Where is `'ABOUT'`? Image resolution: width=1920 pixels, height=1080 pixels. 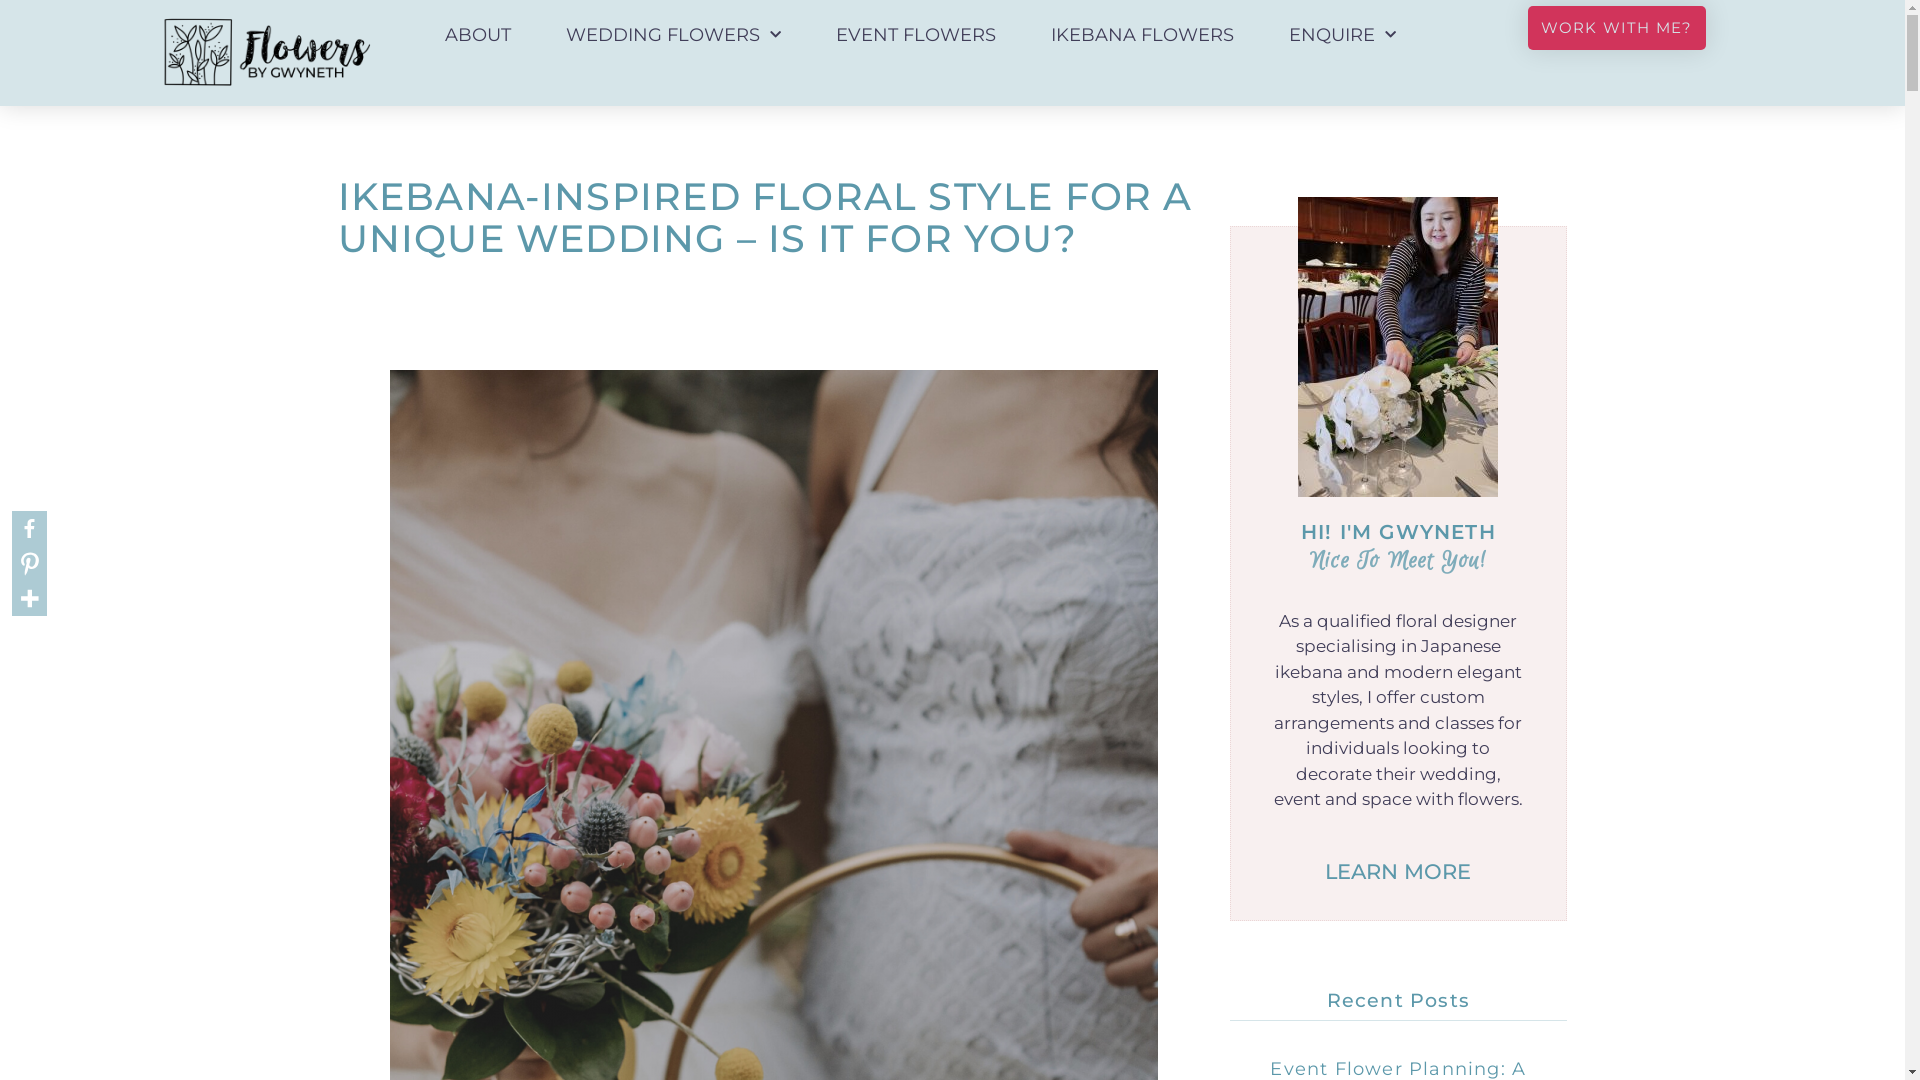
'ABOUT' is located at coordinates (477, 34).